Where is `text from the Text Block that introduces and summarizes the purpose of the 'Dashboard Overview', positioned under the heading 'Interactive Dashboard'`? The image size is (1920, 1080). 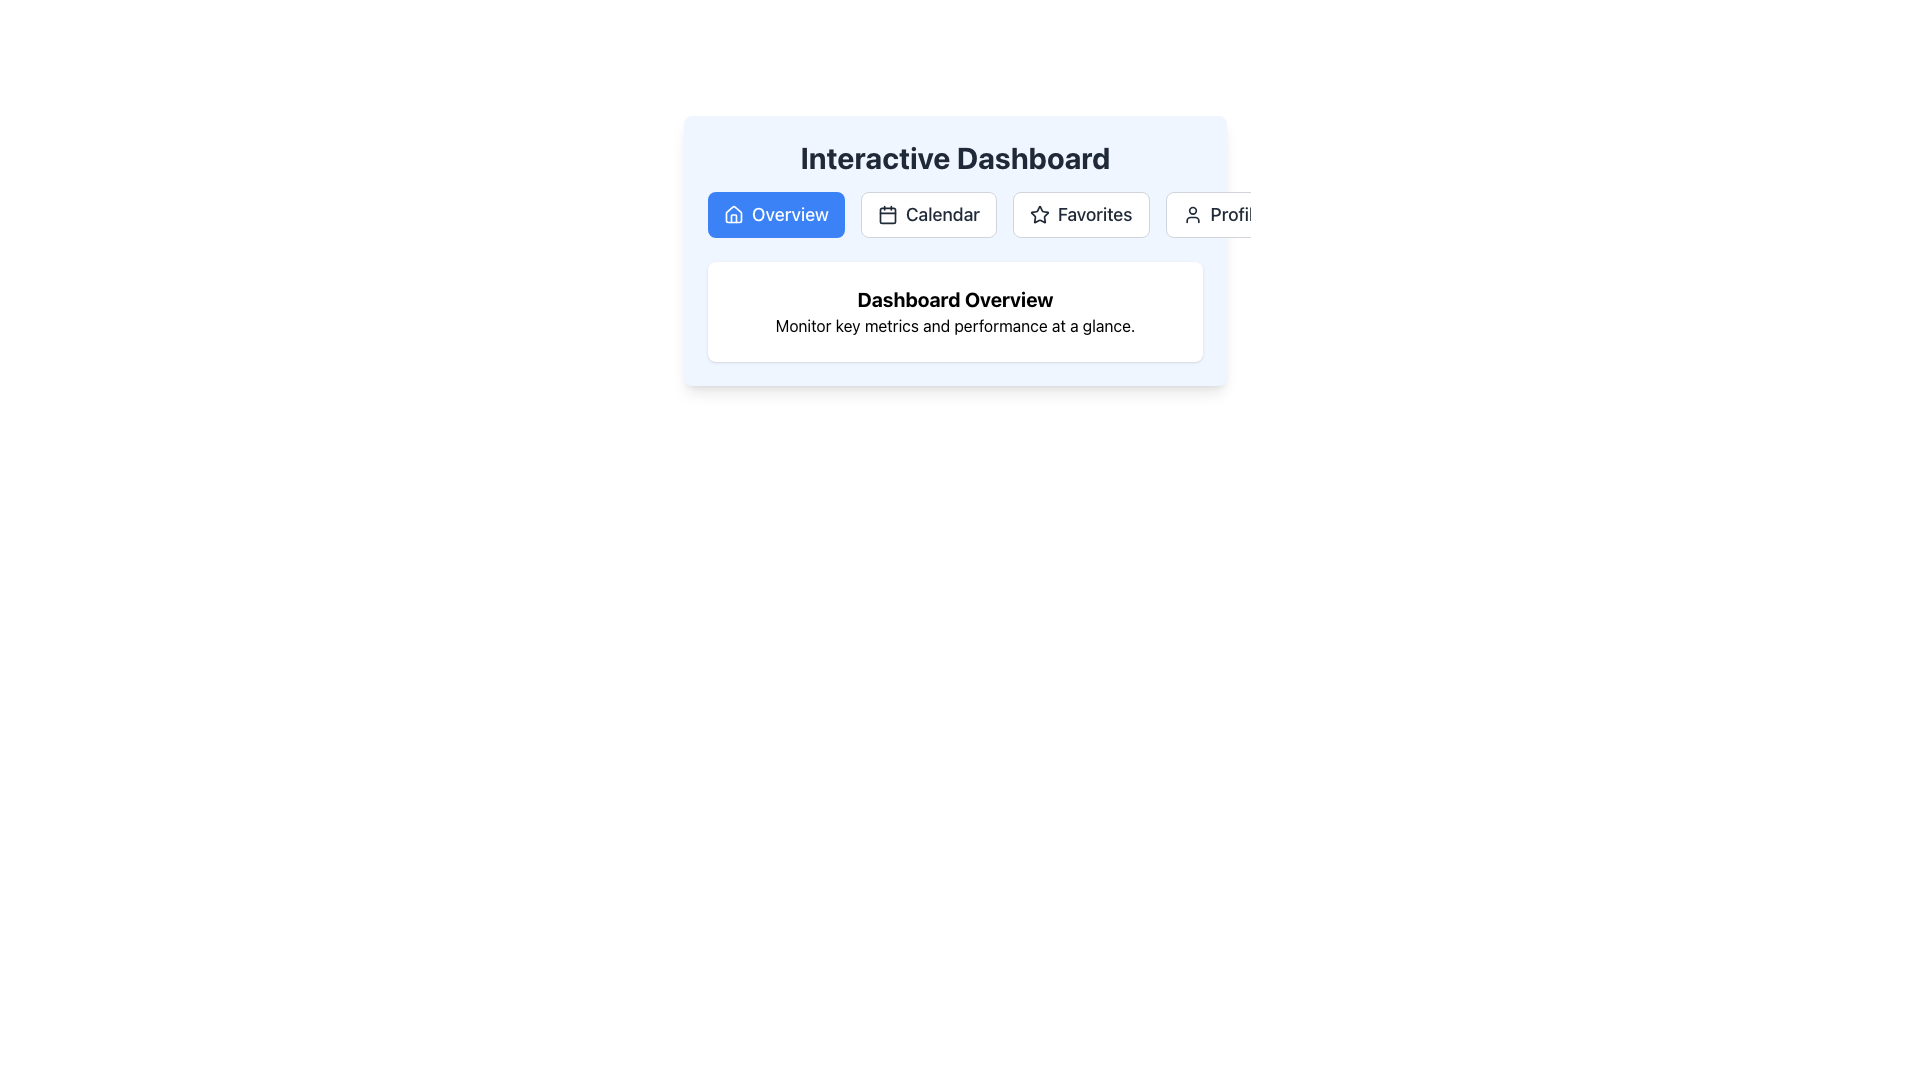
text from the Text Block that introduces and summarizes the purpose of the 'Dashboard Overview', positioned under the heading 'Interactive Dashboard' is located at coordinates (954, 312).